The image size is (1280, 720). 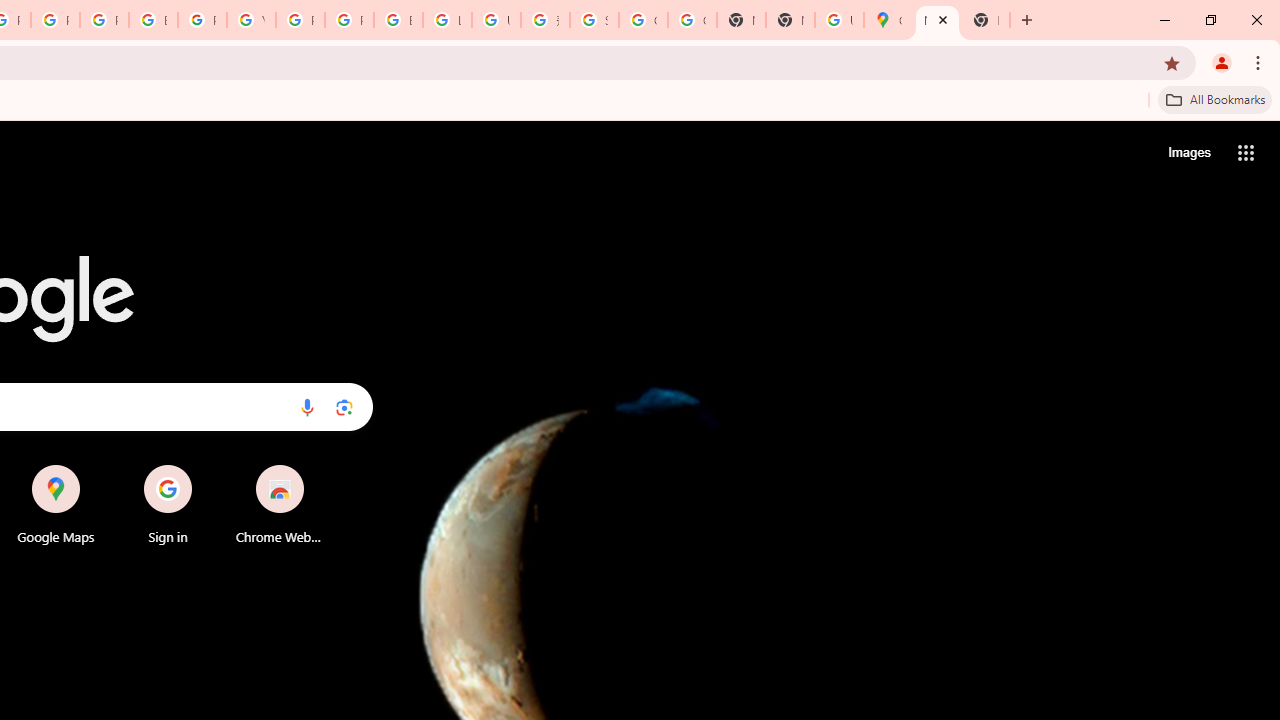 What do you see at coordinates (55, 20) in the screenshot?
I see `'Privacy Help Center - Policies Help'` at bounding box center [55, 20].